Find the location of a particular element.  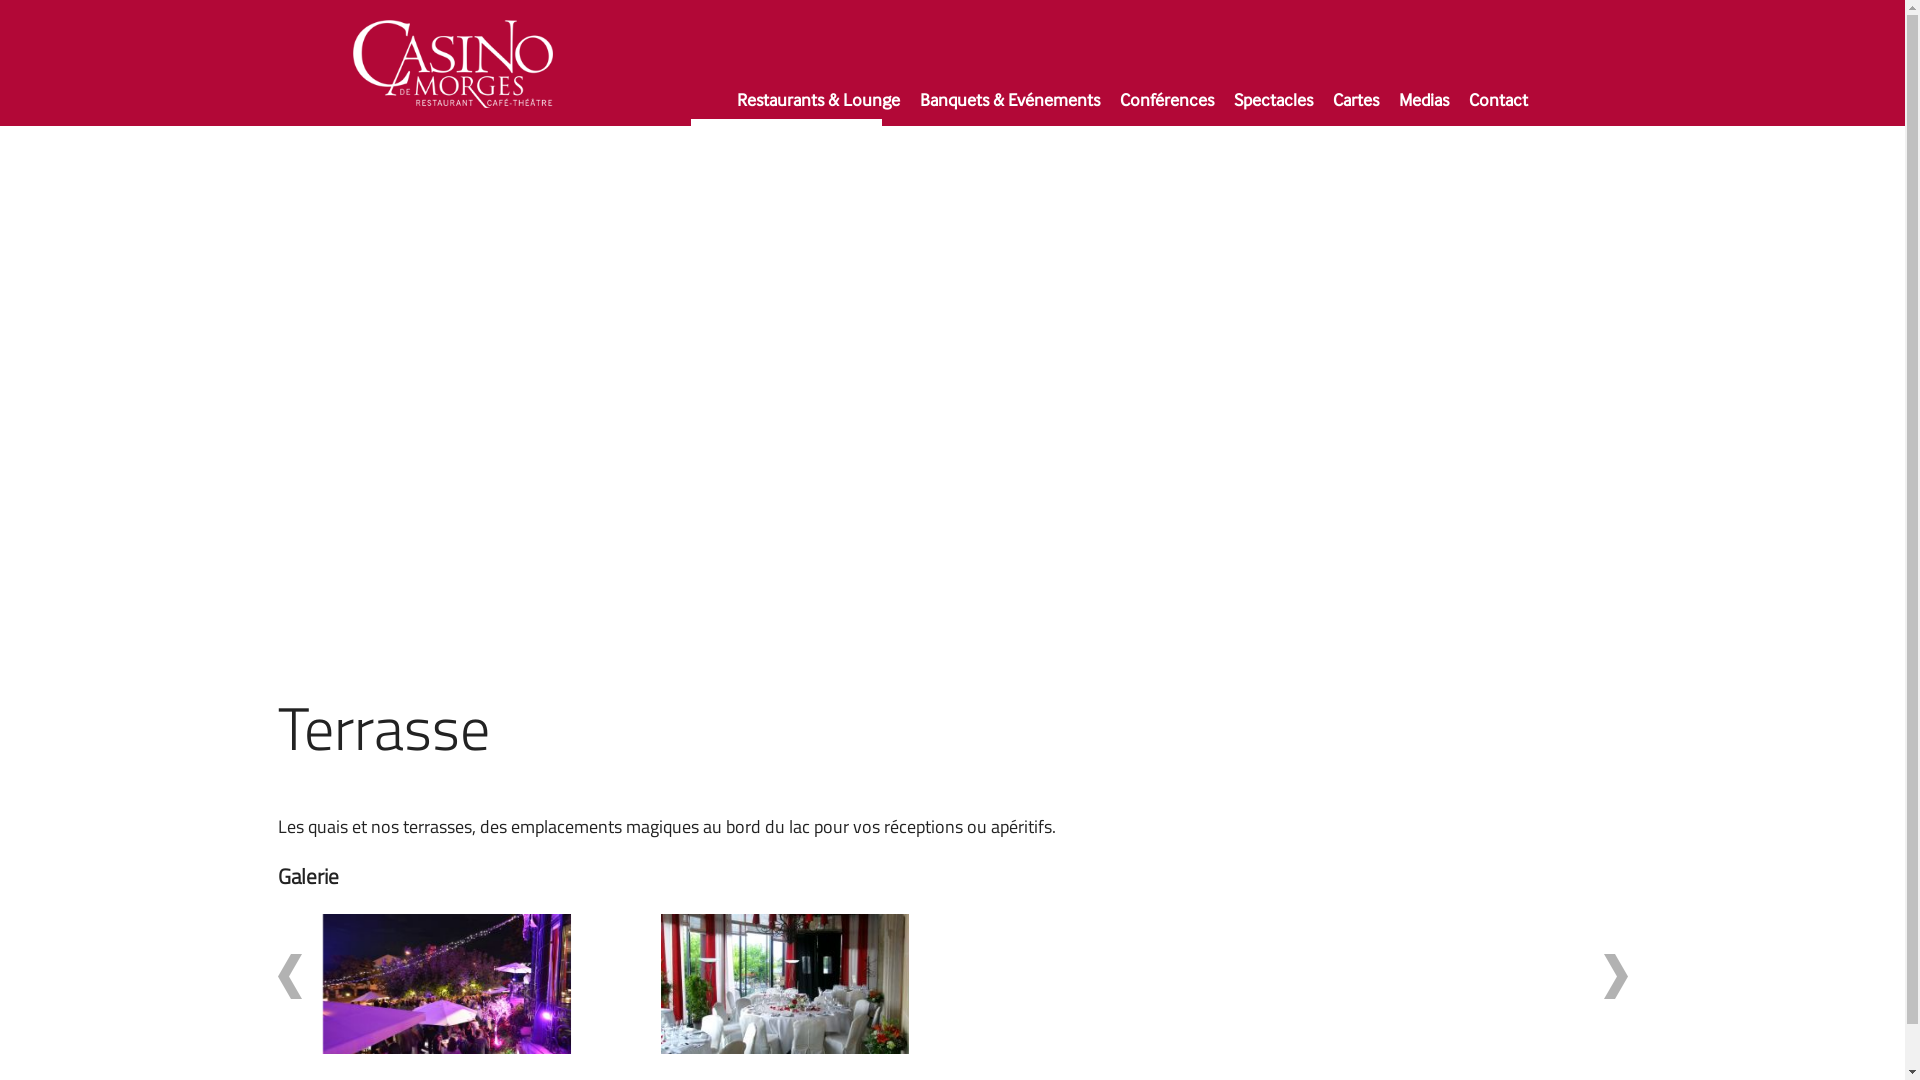

'Contact' is located at coordinates (1498, 108).